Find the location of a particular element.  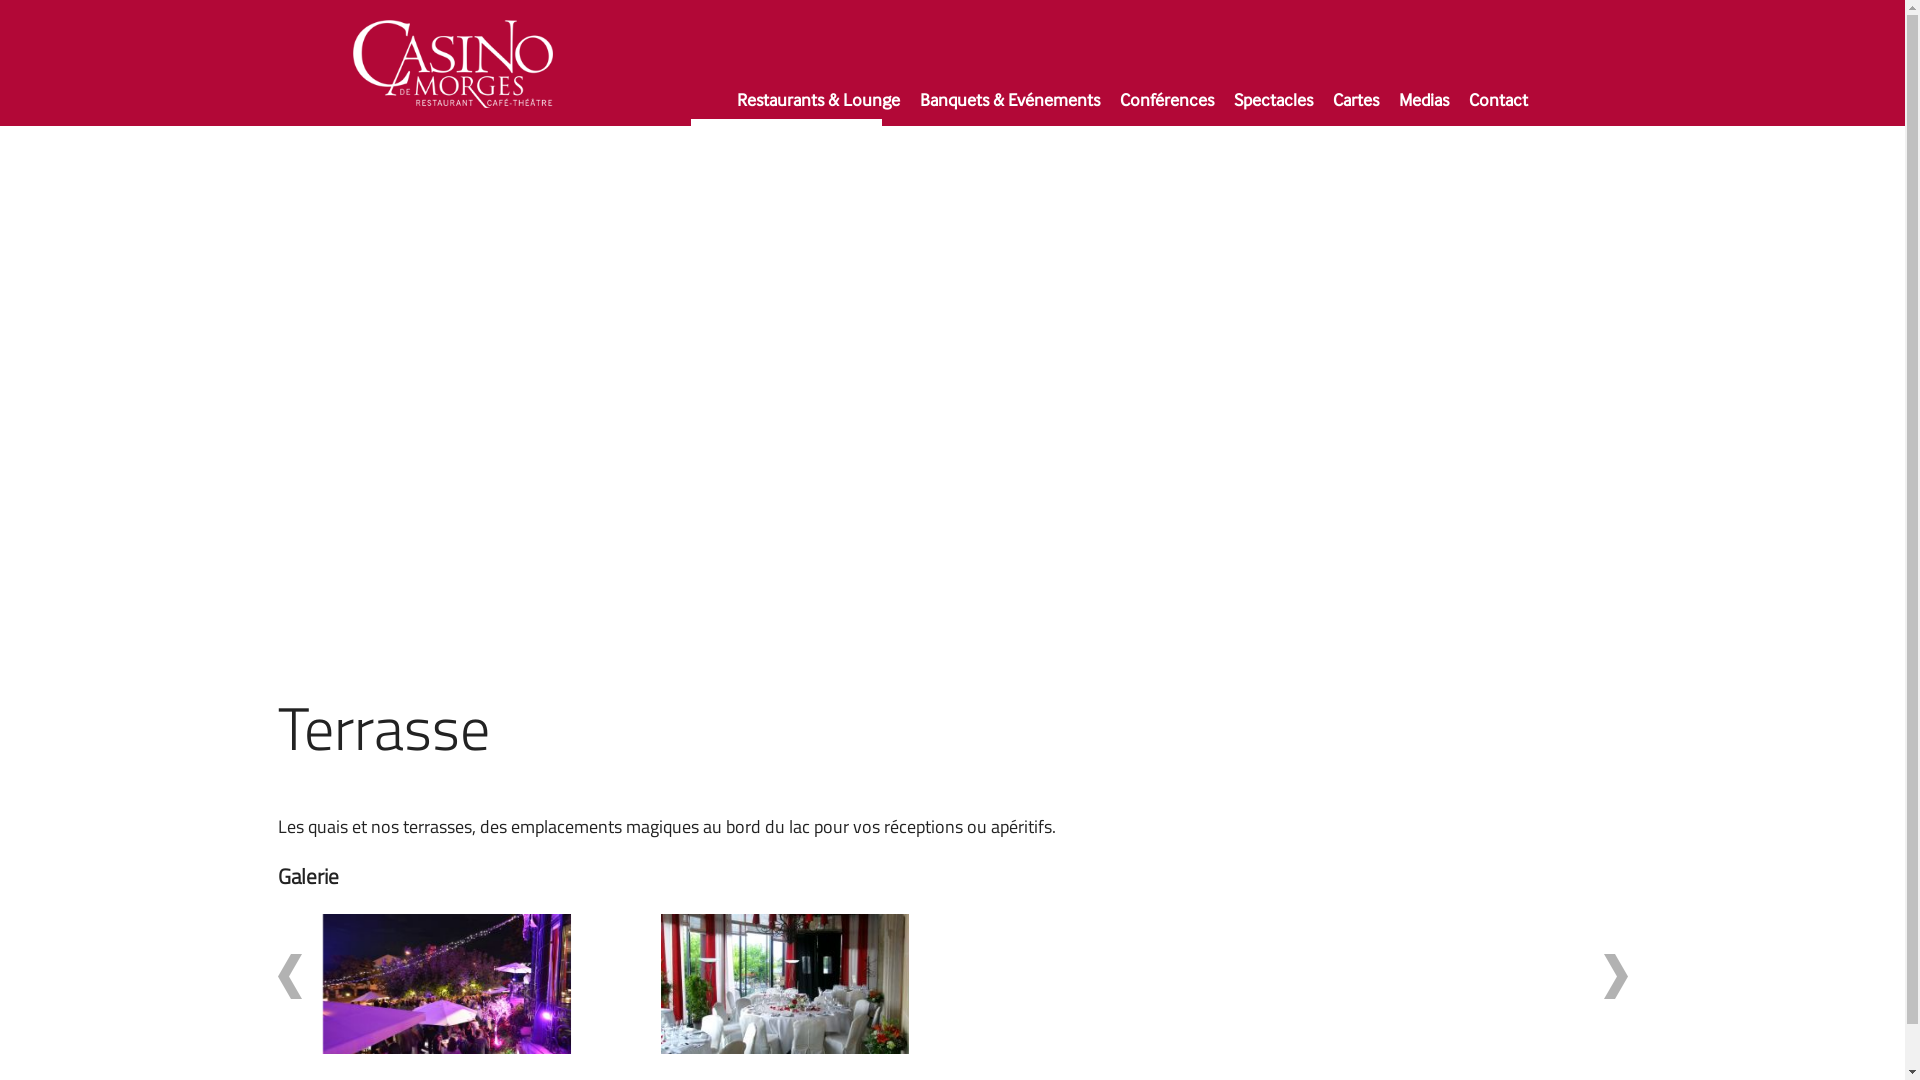

'Contact' is located at coordinates (1498, 108).